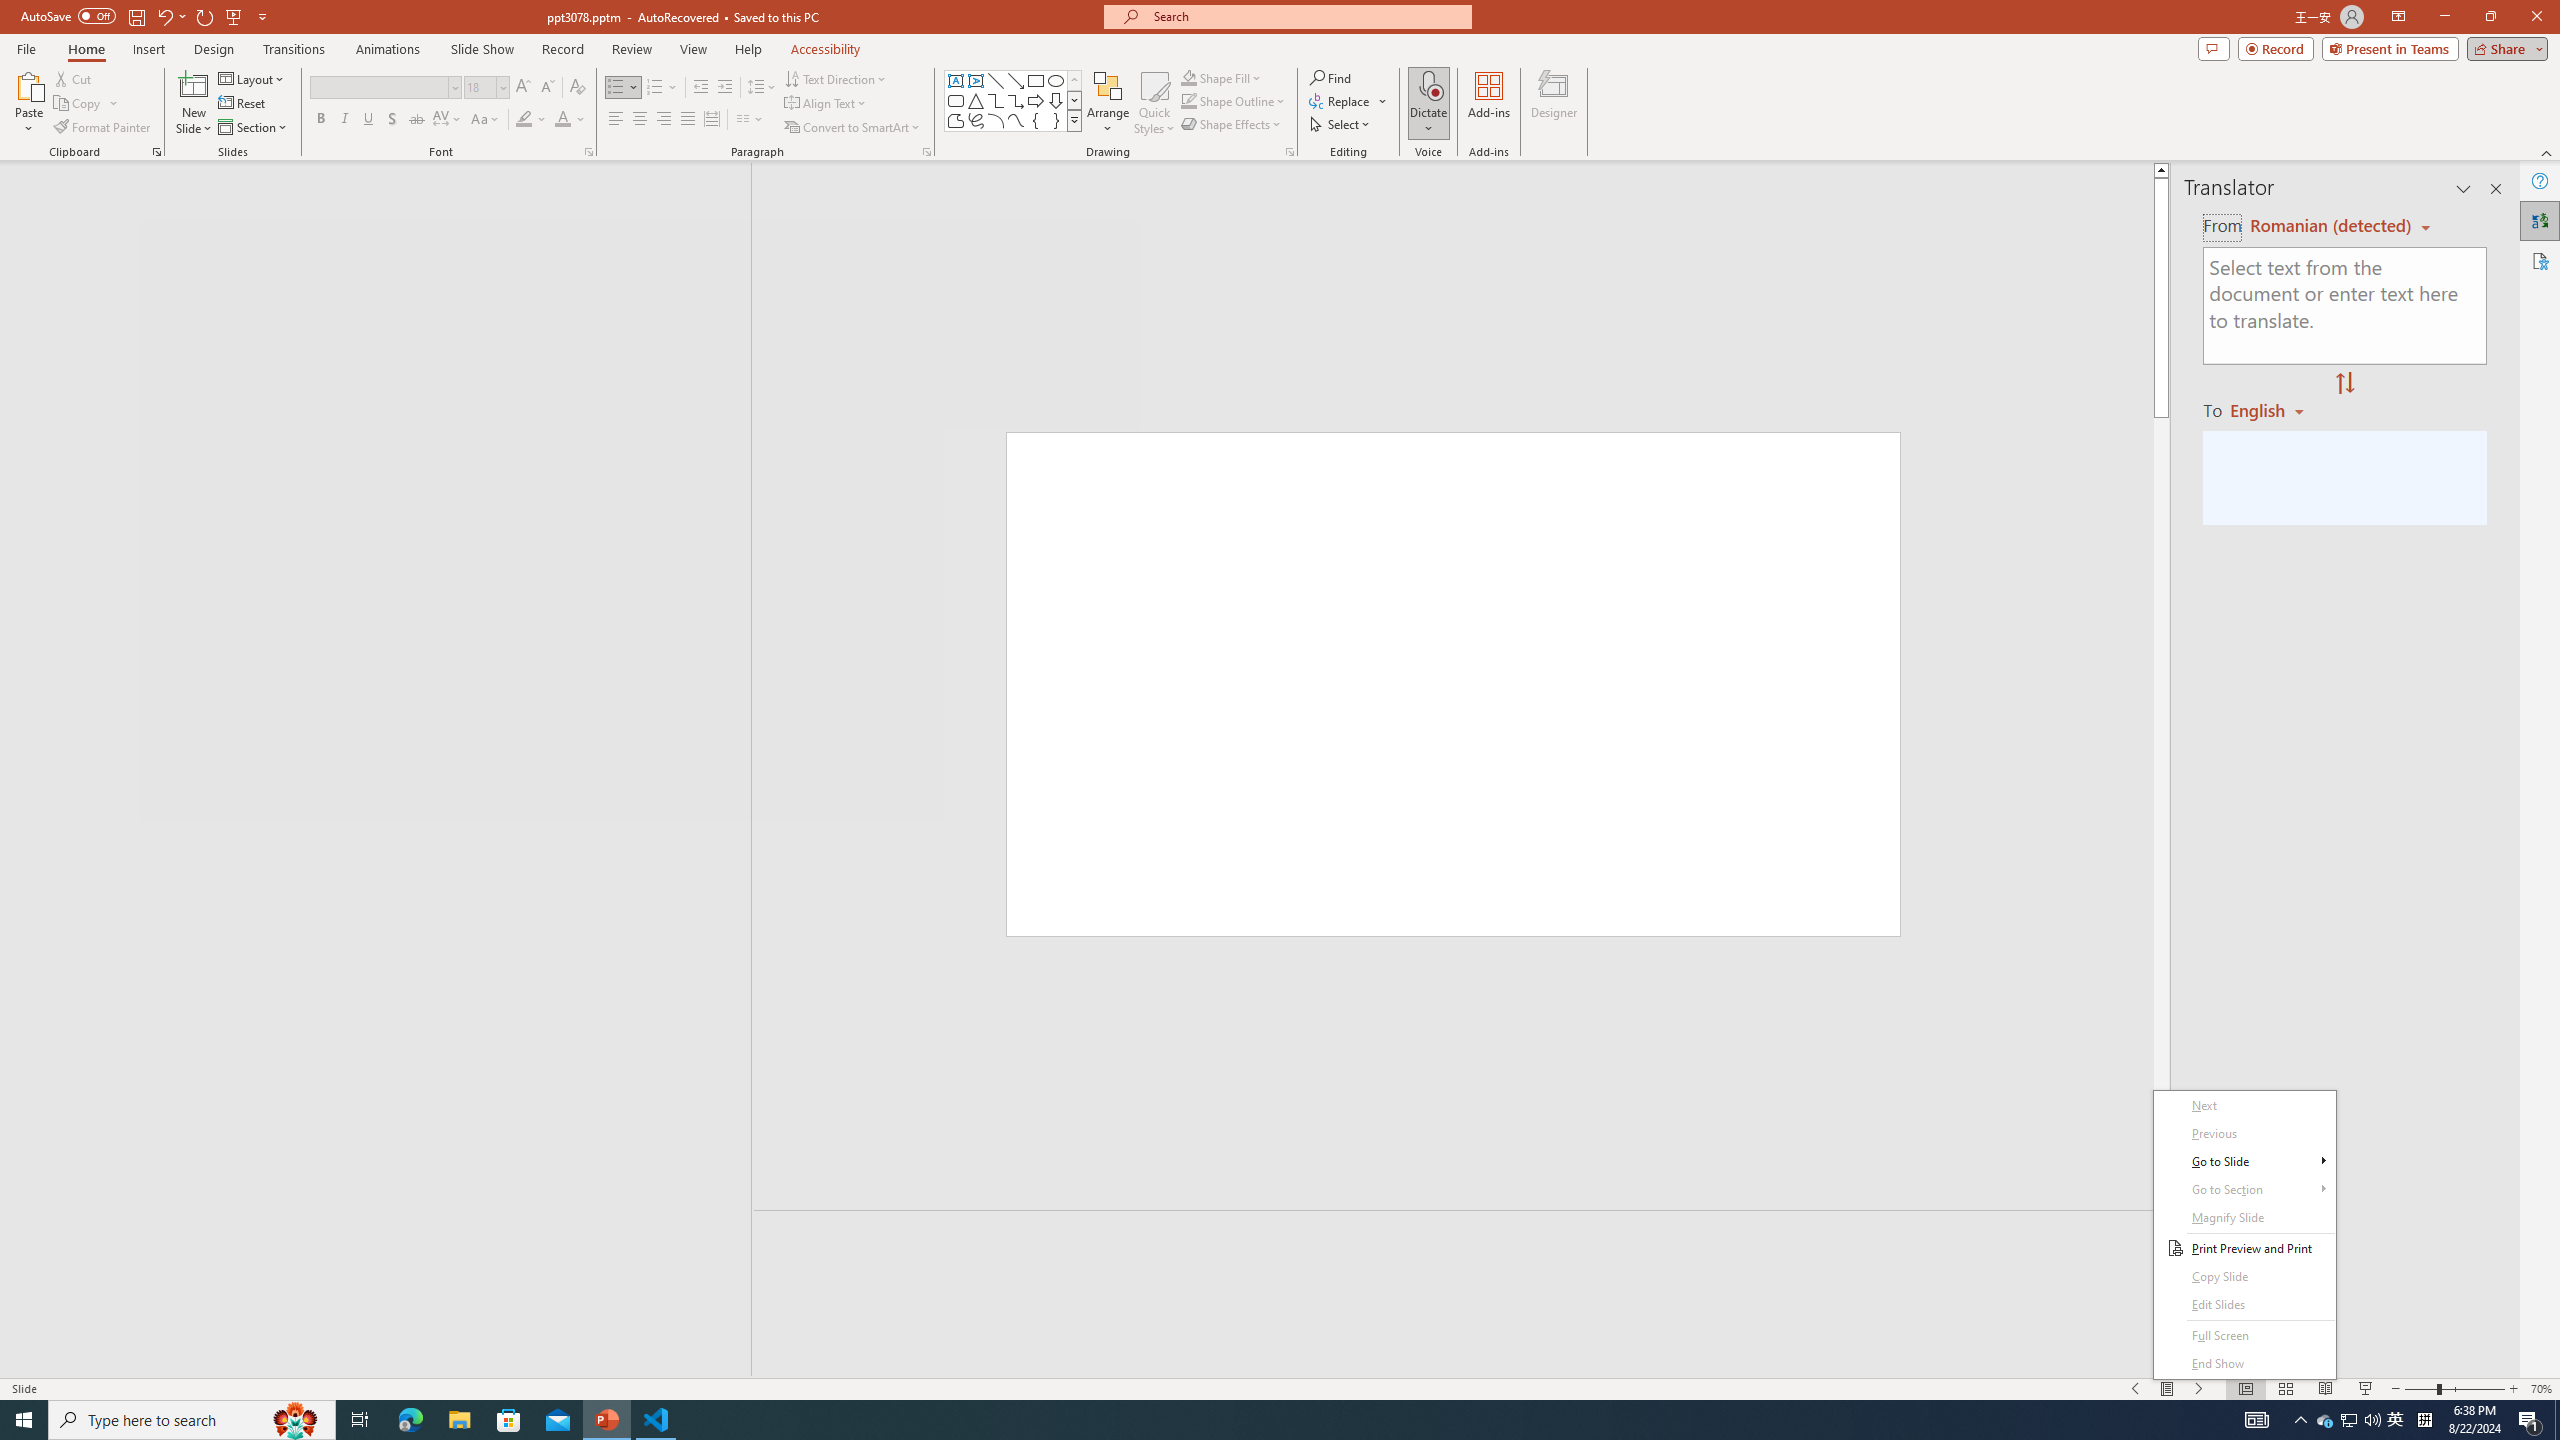  Describe the element at coordinates (2245, 1190) in the screenshot. I see `'Go to Section'` at that location.